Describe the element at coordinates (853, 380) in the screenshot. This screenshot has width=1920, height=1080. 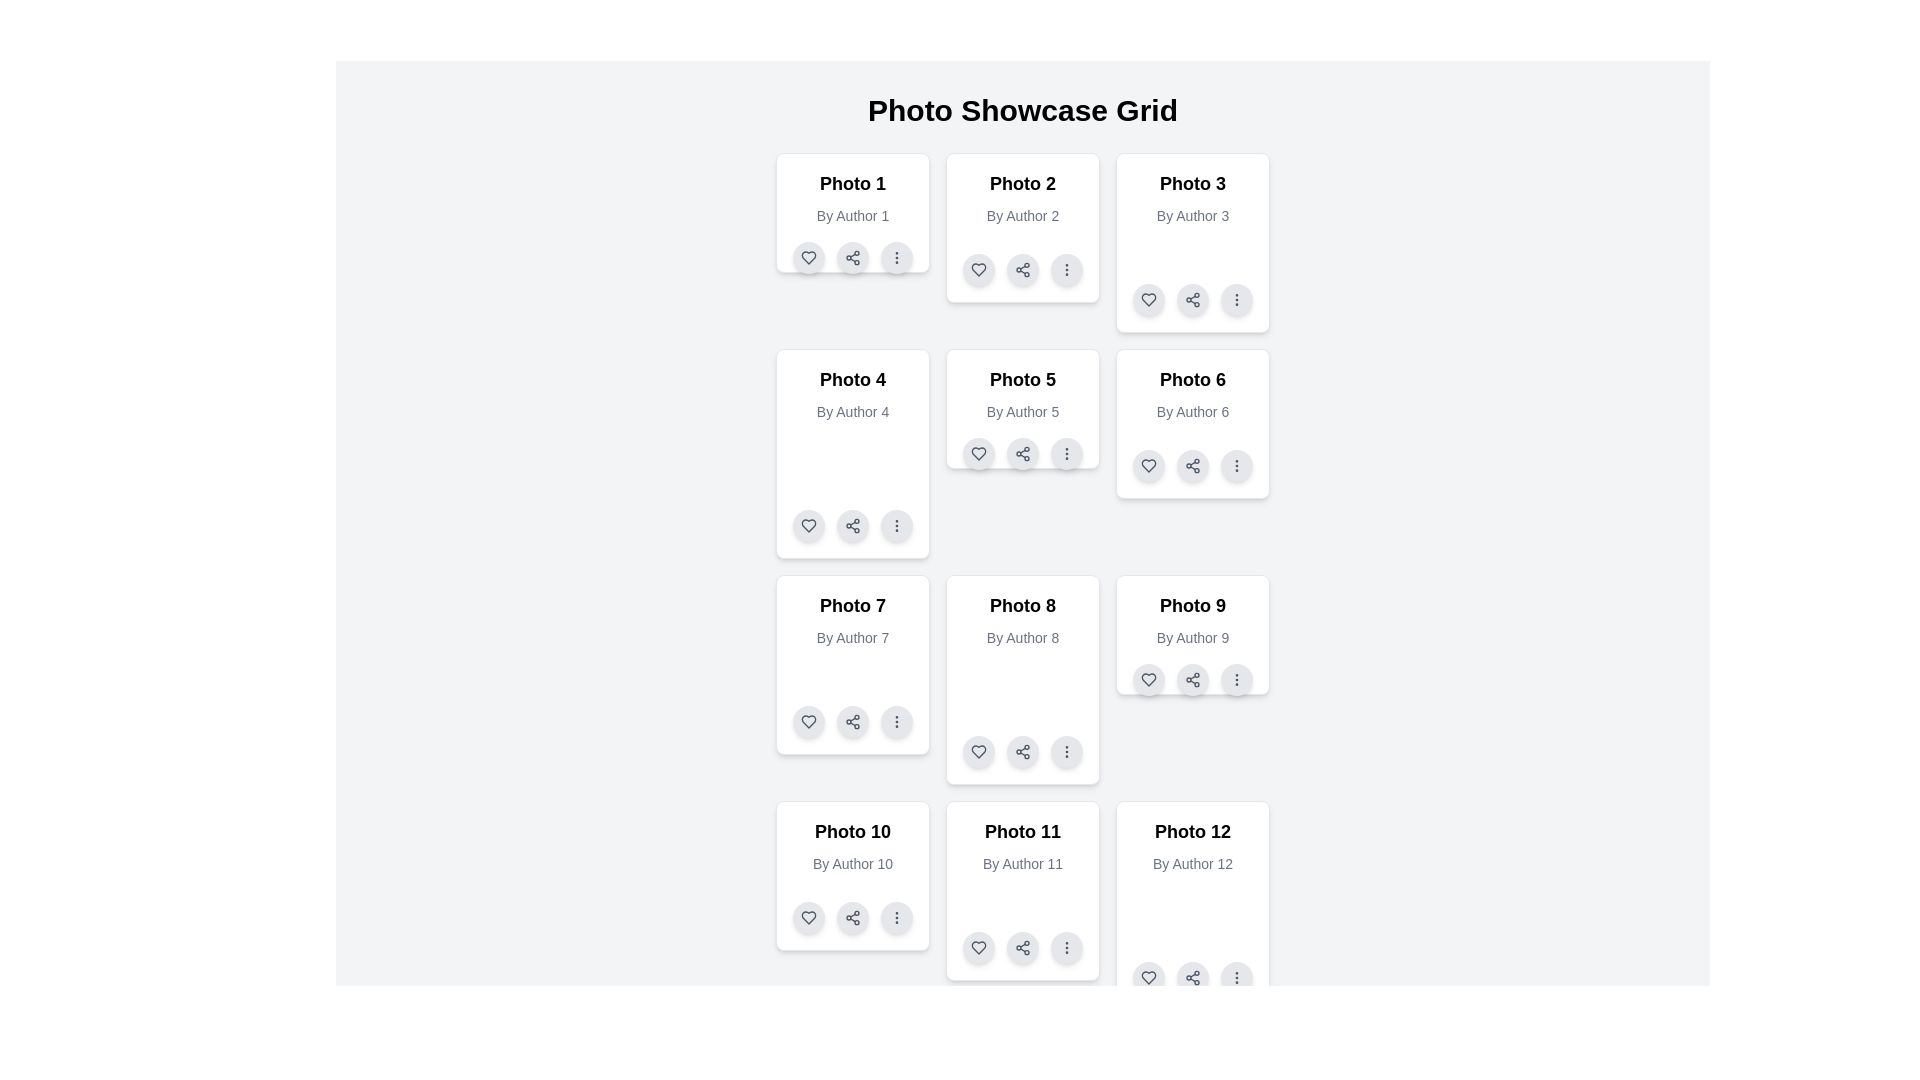
I see `the bold text label reading 'Photo 4' that is centrally aligned in the upper portion of a card layout, which is part of a grid structure in the second row, first column` at that location.